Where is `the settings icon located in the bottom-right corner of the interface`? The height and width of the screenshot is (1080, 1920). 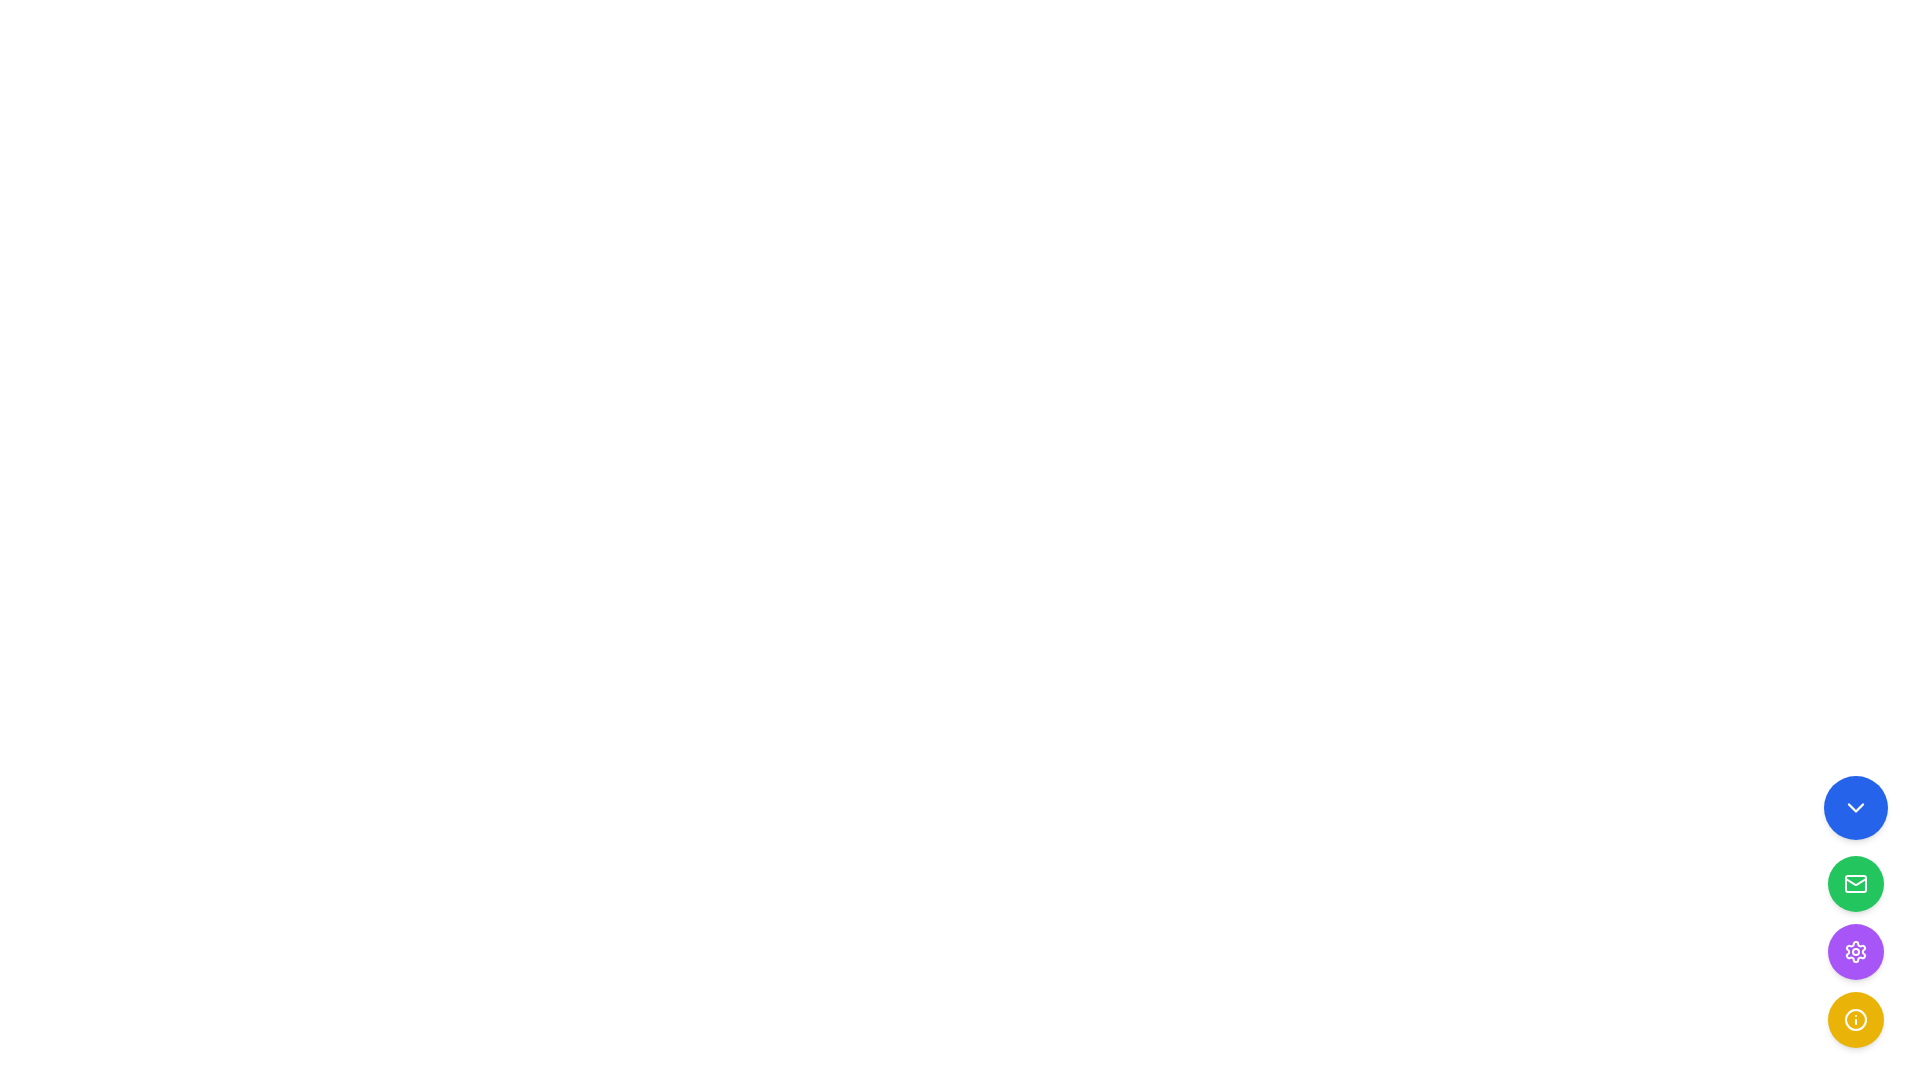
the settings icon located in the bottom-right corner of the interface is located at coordinates (1855, 951).